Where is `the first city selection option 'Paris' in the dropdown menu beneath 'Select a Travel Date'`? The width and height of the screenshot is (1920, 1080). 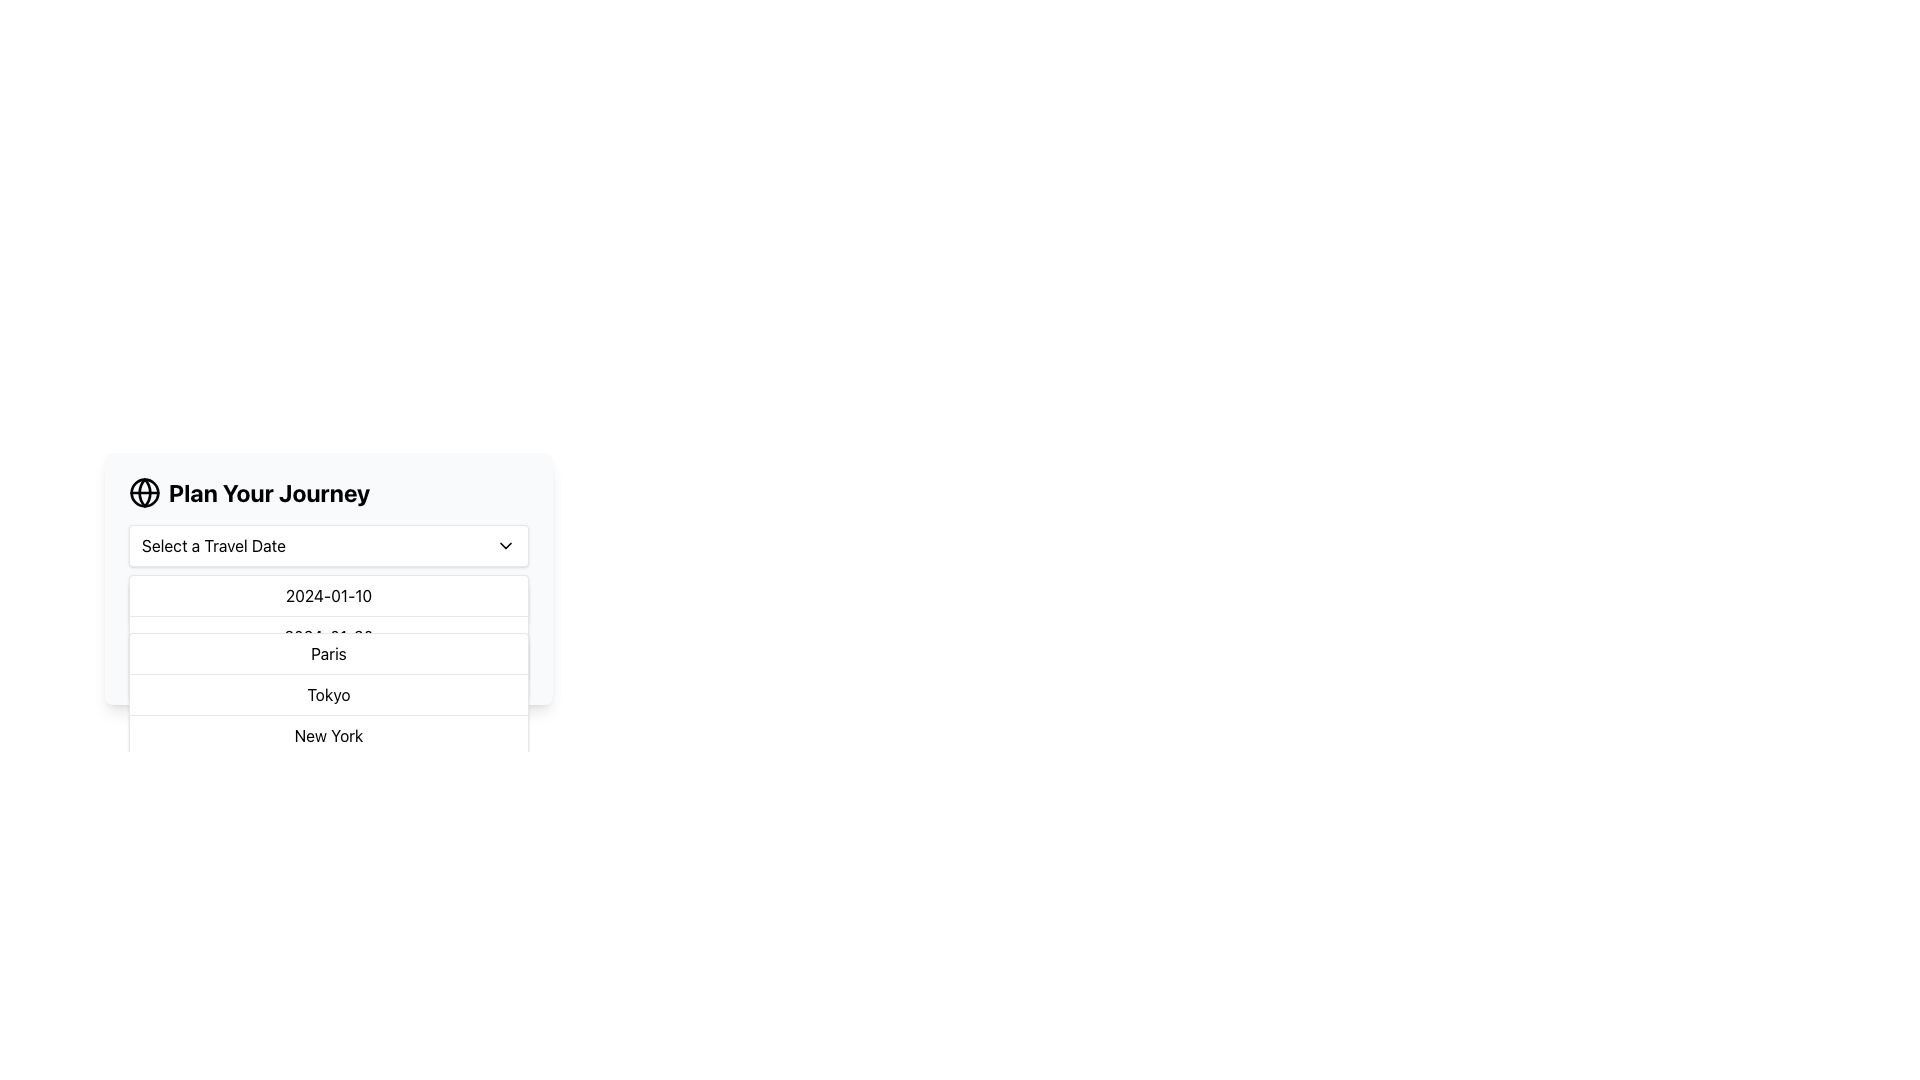
the first city selection option 'Paris' in the dropdown menu beneath 'Select a Travel Date' is located at coordinates (329, 654).